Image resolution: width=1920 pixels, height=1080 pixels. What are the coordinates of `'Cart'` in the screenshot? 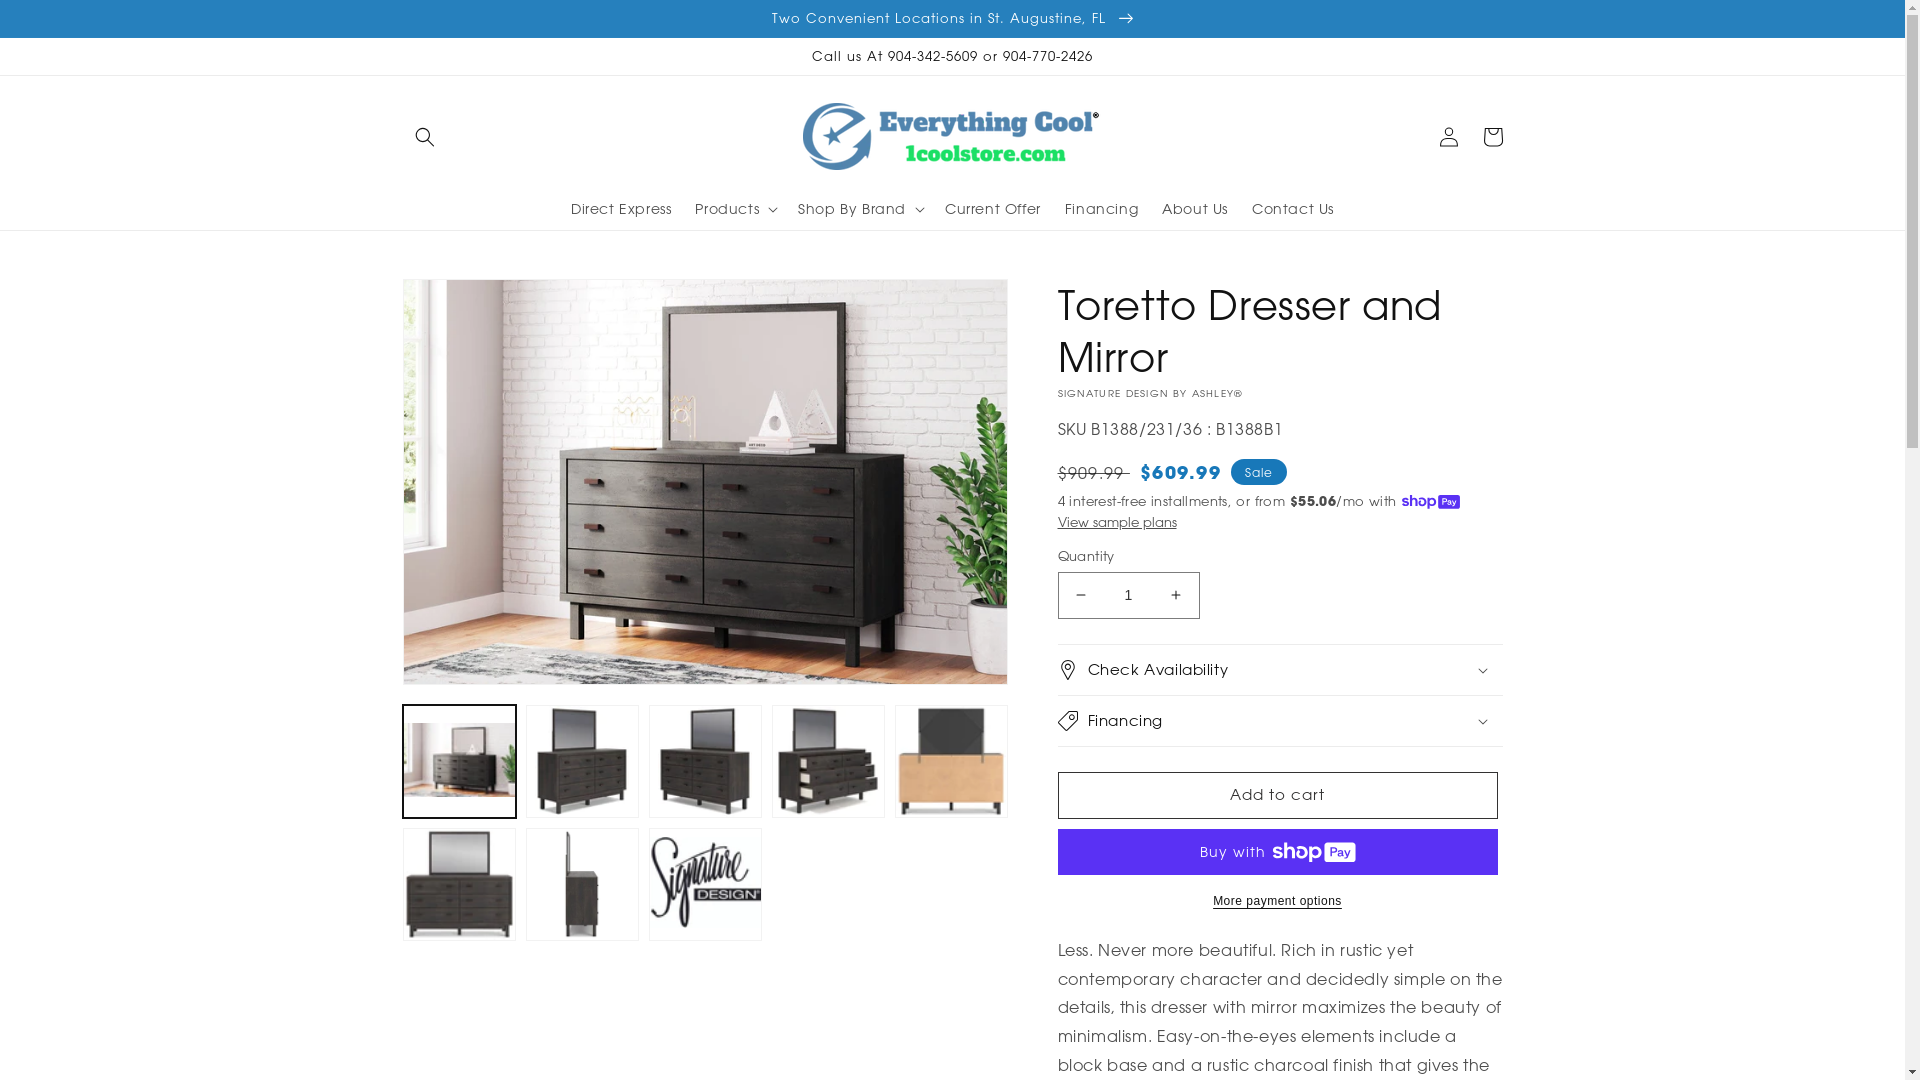 It's located at (1492, 136).